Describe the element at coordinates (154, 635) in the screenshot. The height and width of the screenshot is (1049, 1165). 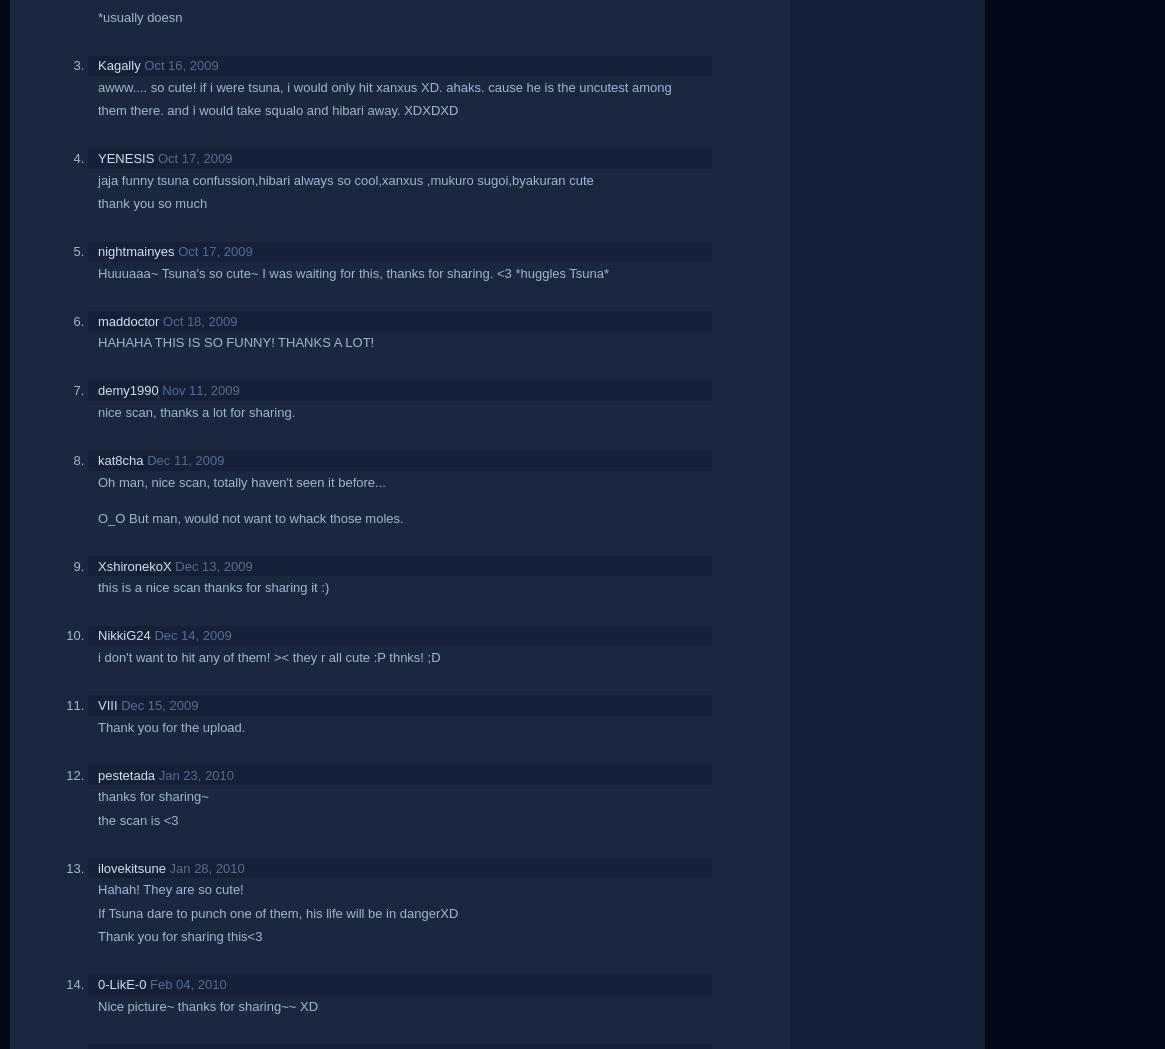
I see `'Dec 14, 2009'` at that location.